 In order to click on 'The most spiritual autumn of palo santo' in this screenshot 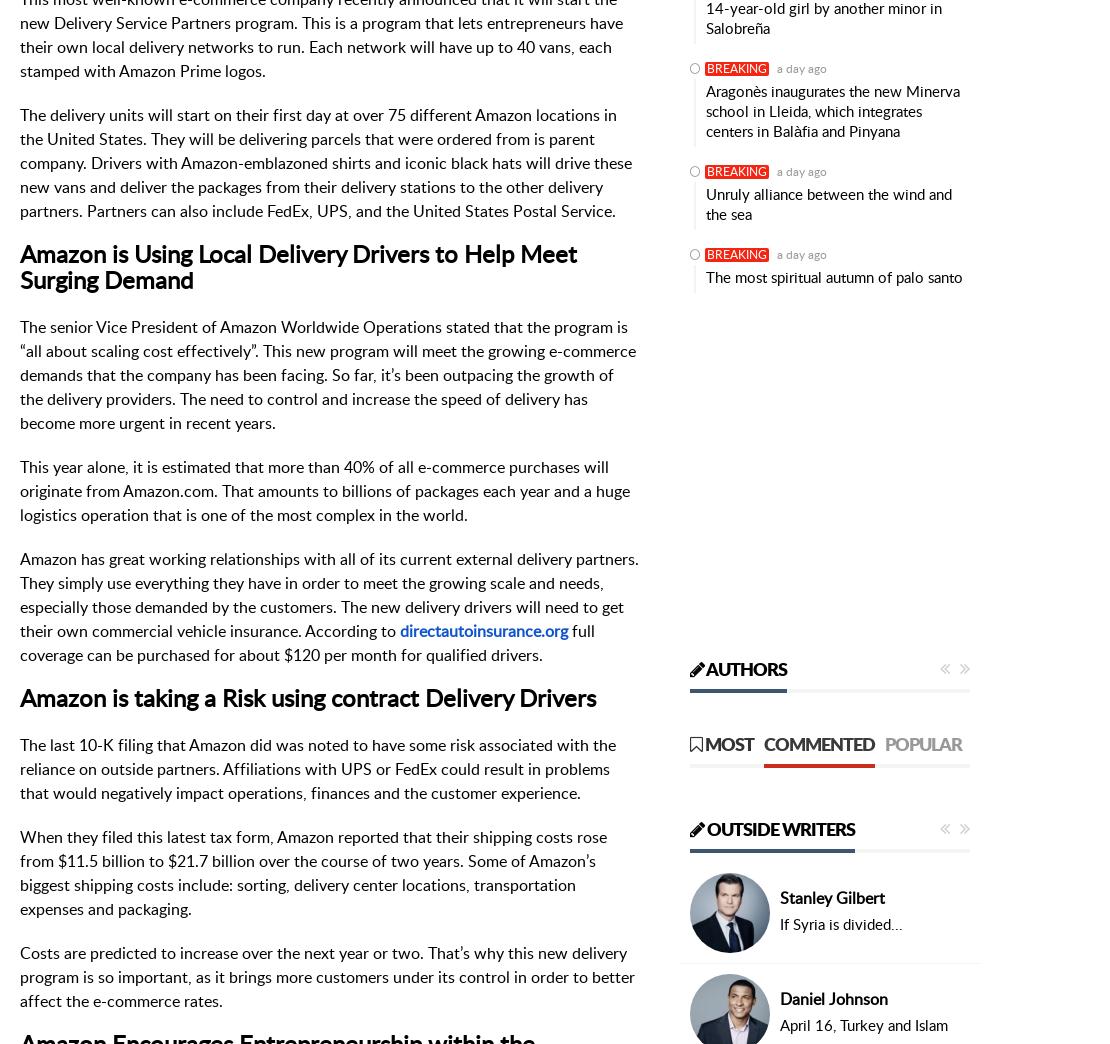, I will do `click(705, 277)`.